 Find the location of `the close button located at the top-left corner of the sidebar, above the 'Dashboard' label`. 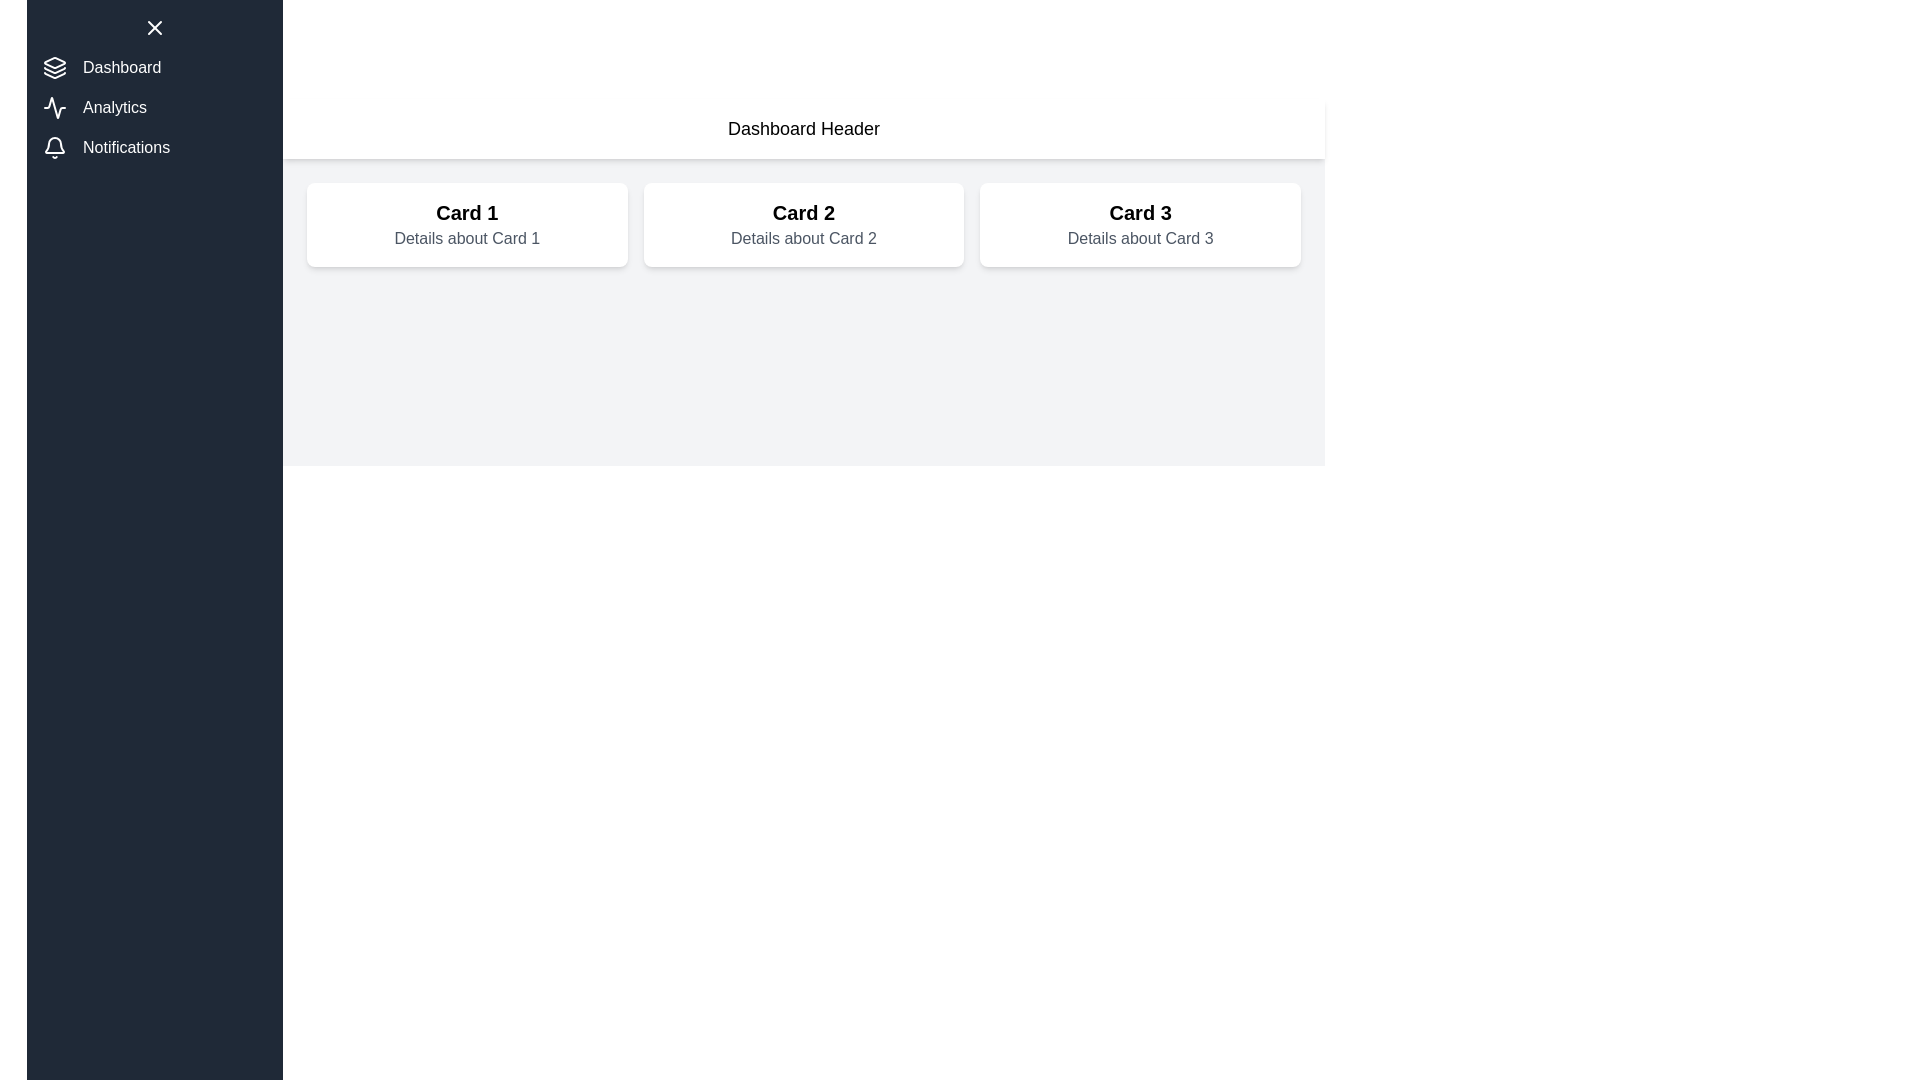

the close button located at the top-left corner of the sidebar, above the 'Dashboard' label is located at coordinates (153, 27).